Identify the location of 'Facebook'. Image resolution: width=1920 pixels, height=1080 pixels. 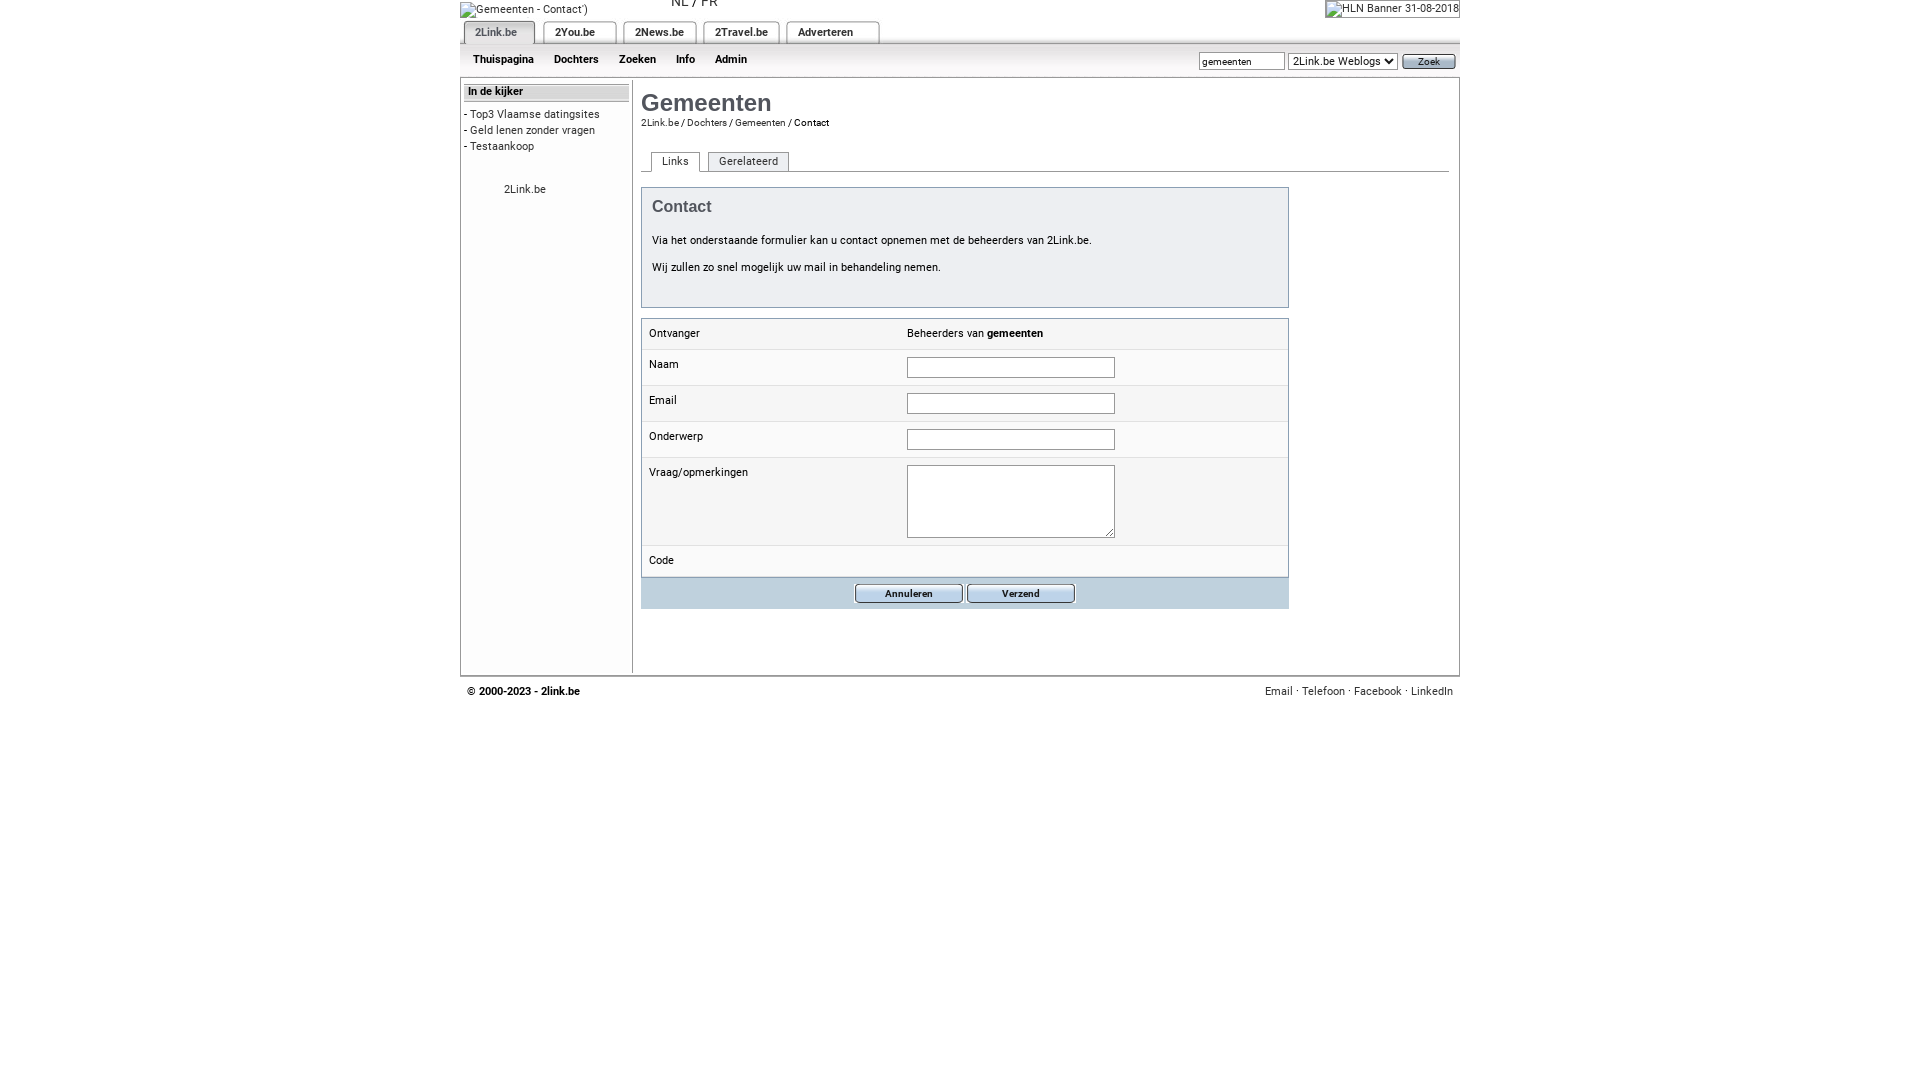
(1376, 690).